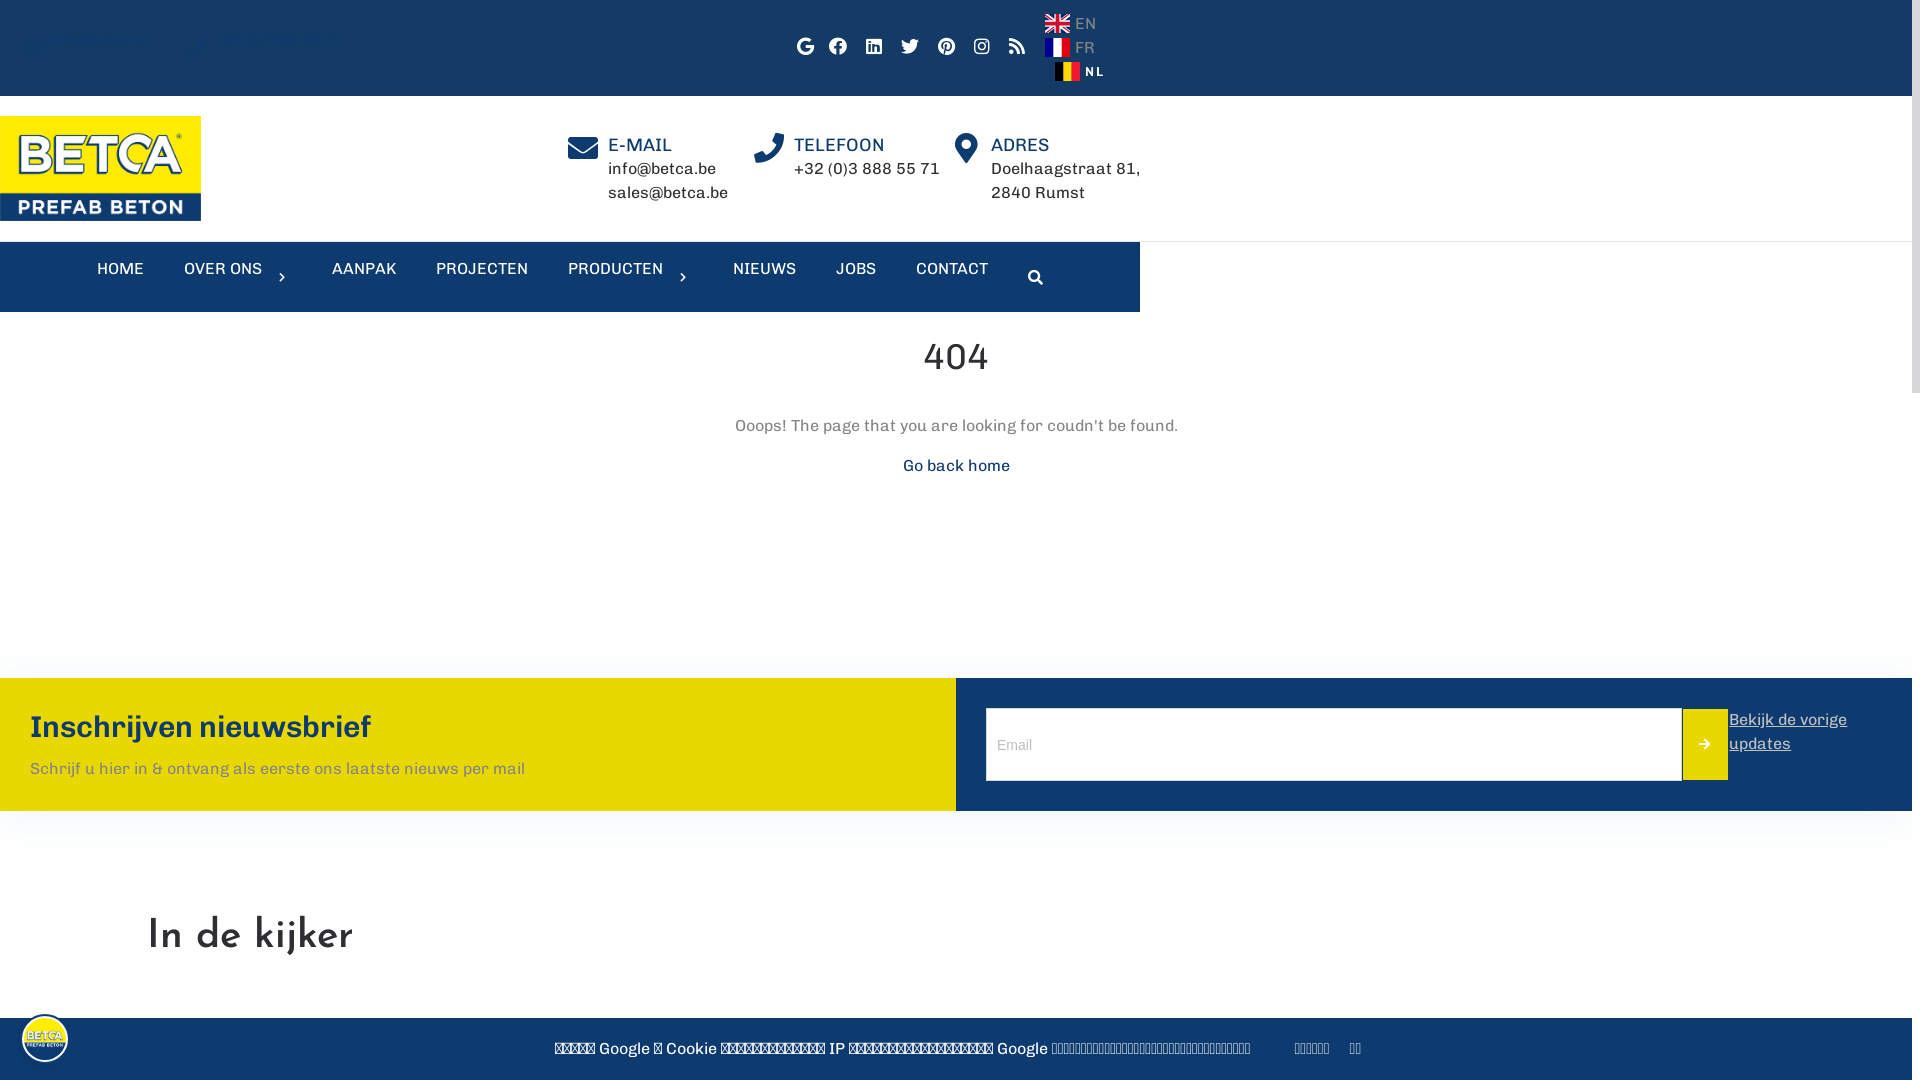  Describe the element at coordinates (1805, 744) in the screenshot. I see `'Bekijk de vorige updates'` at that location.